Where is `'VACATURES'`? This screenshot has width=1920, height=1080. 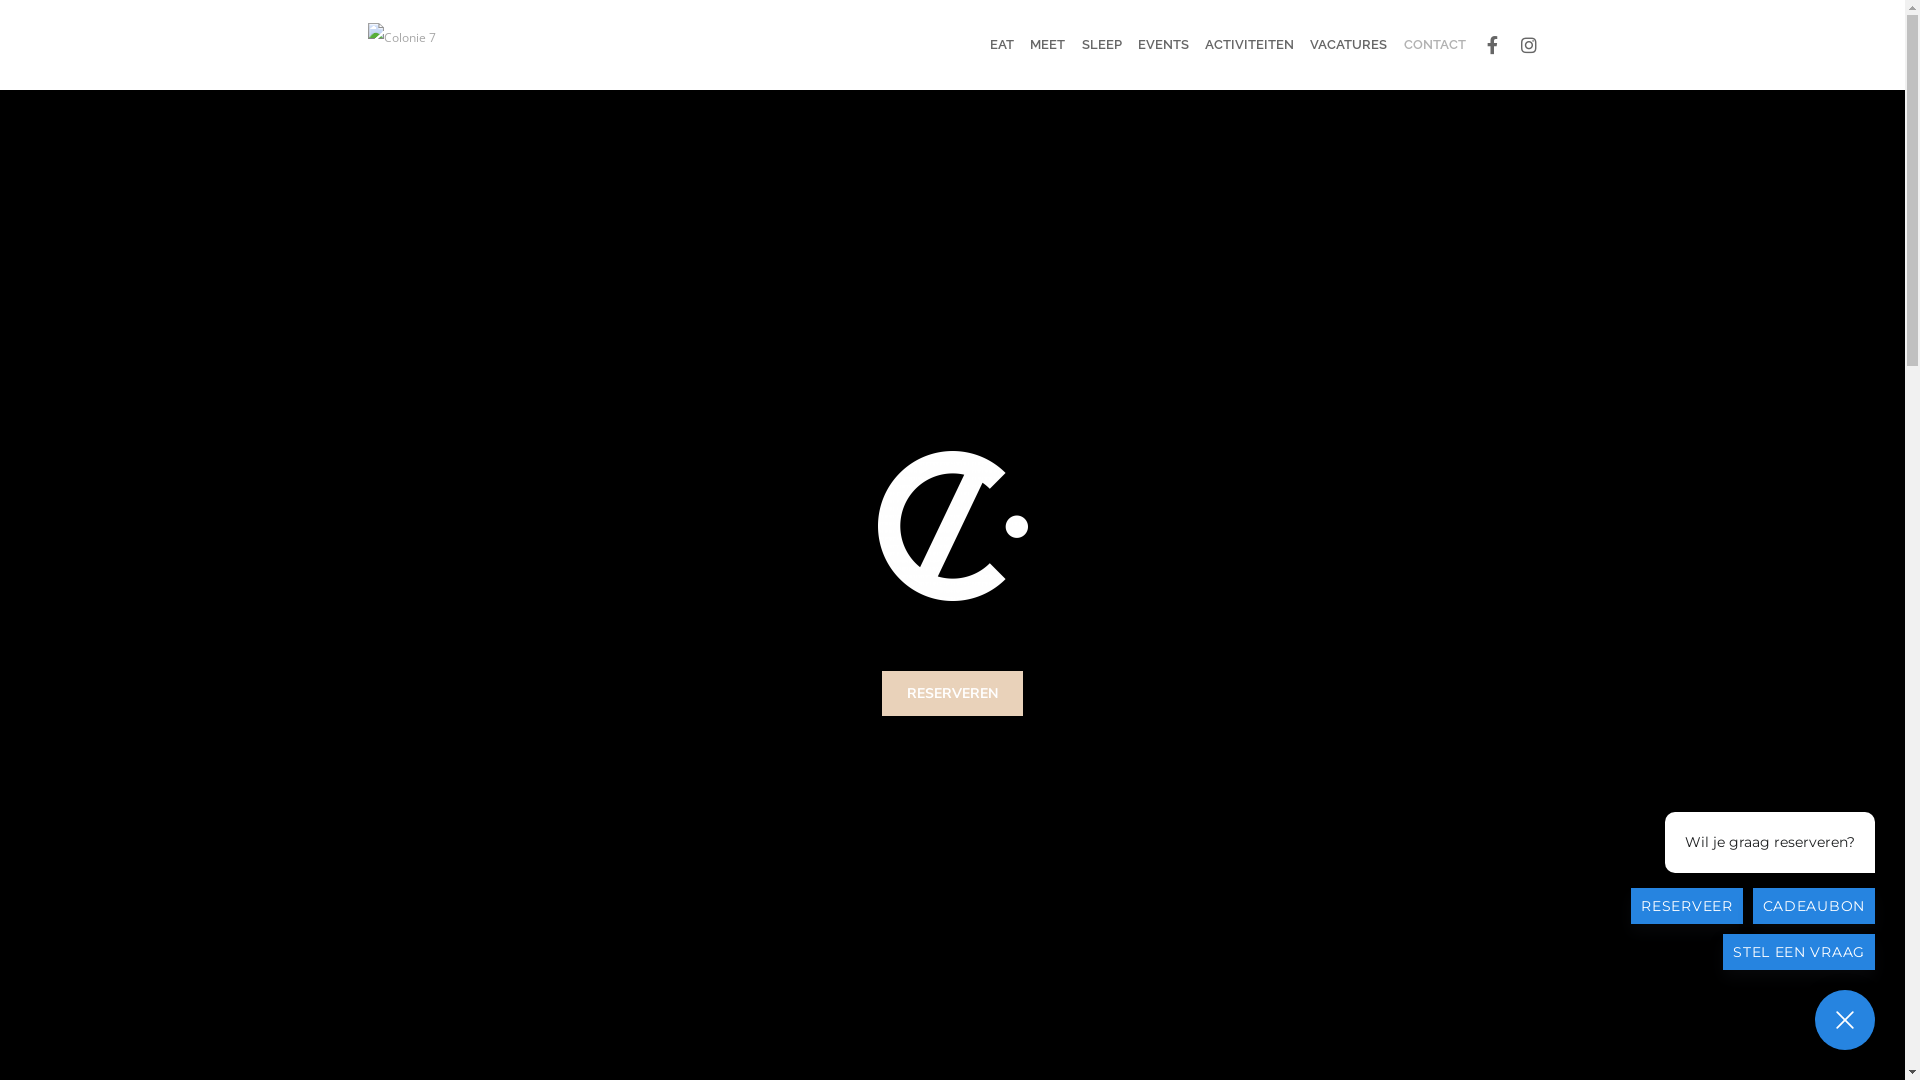 'VACATURES' is located at coordinates (1348, 45).